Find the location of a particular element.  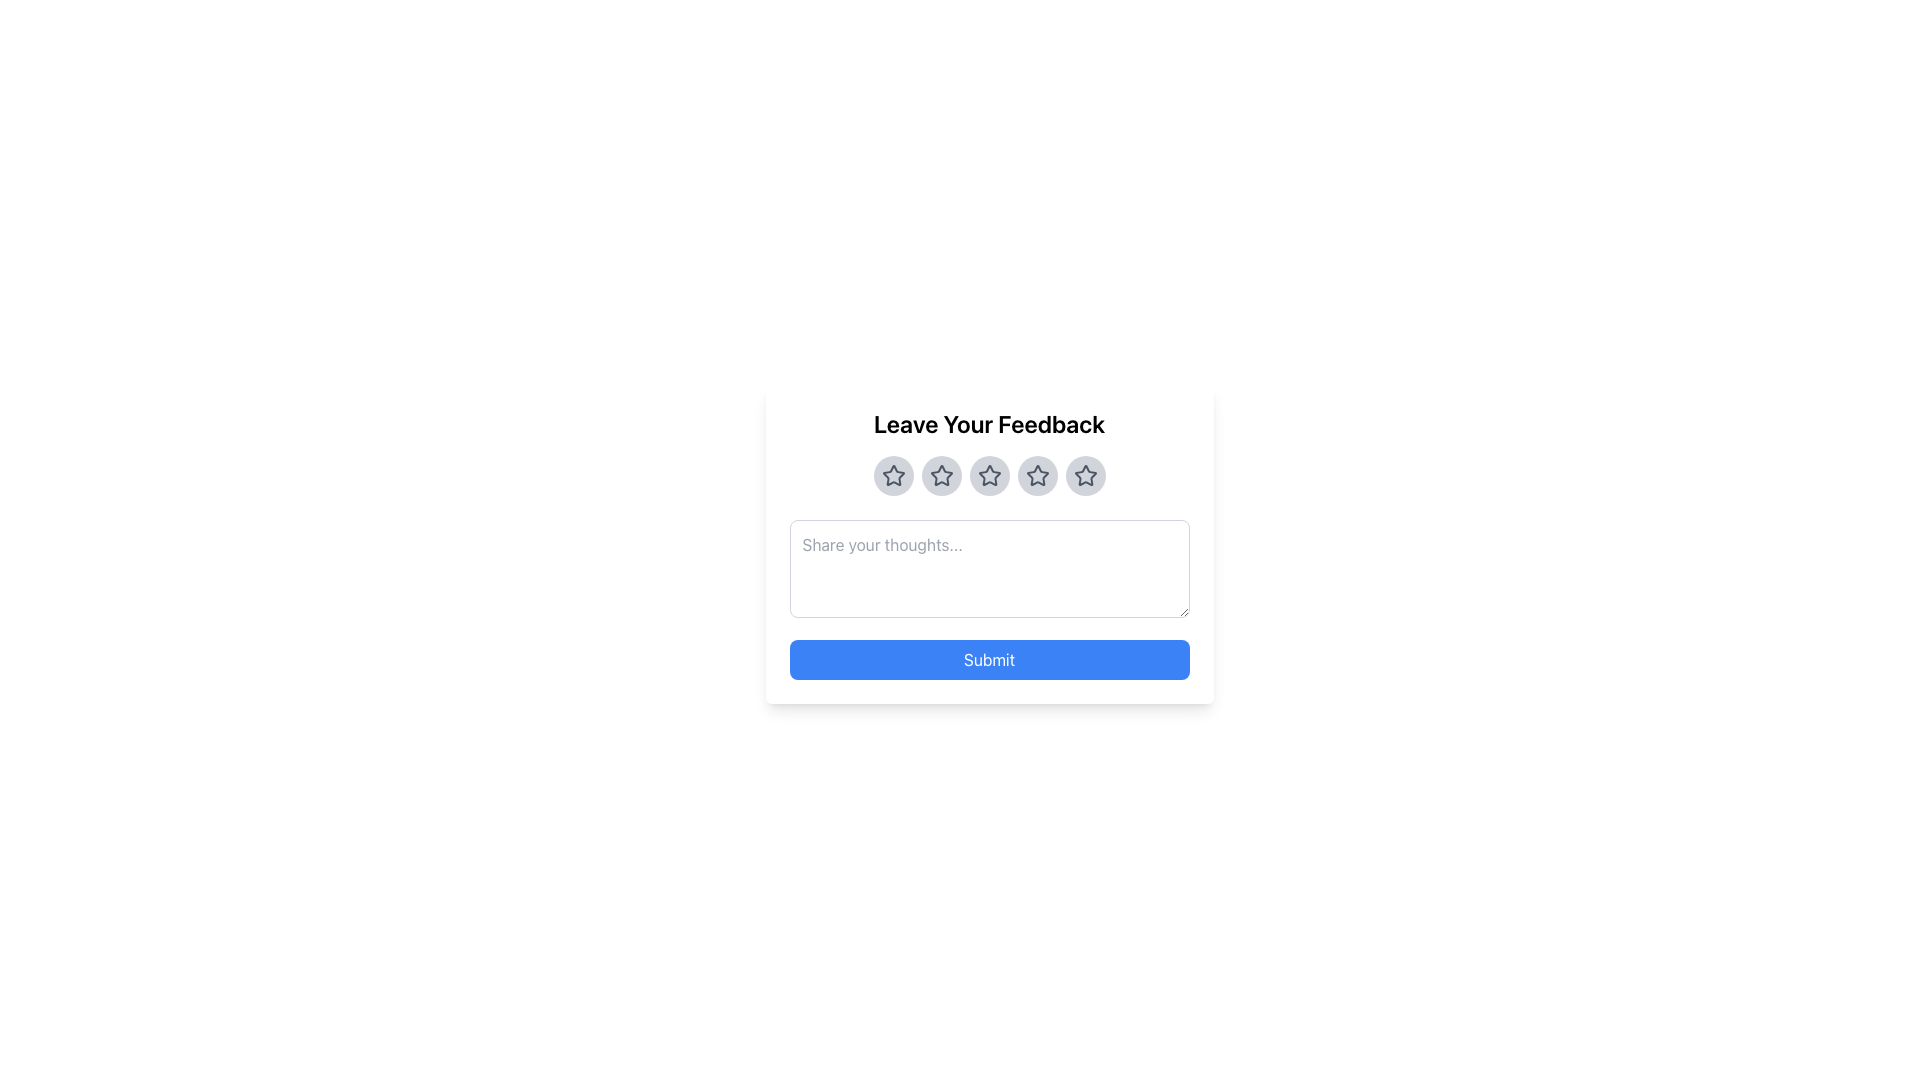

the fourth rating star icon, which is positioned between the third and fifth stars in a horizontal arrangement at the top of the feedback form is located at coordinates (1037, 475).